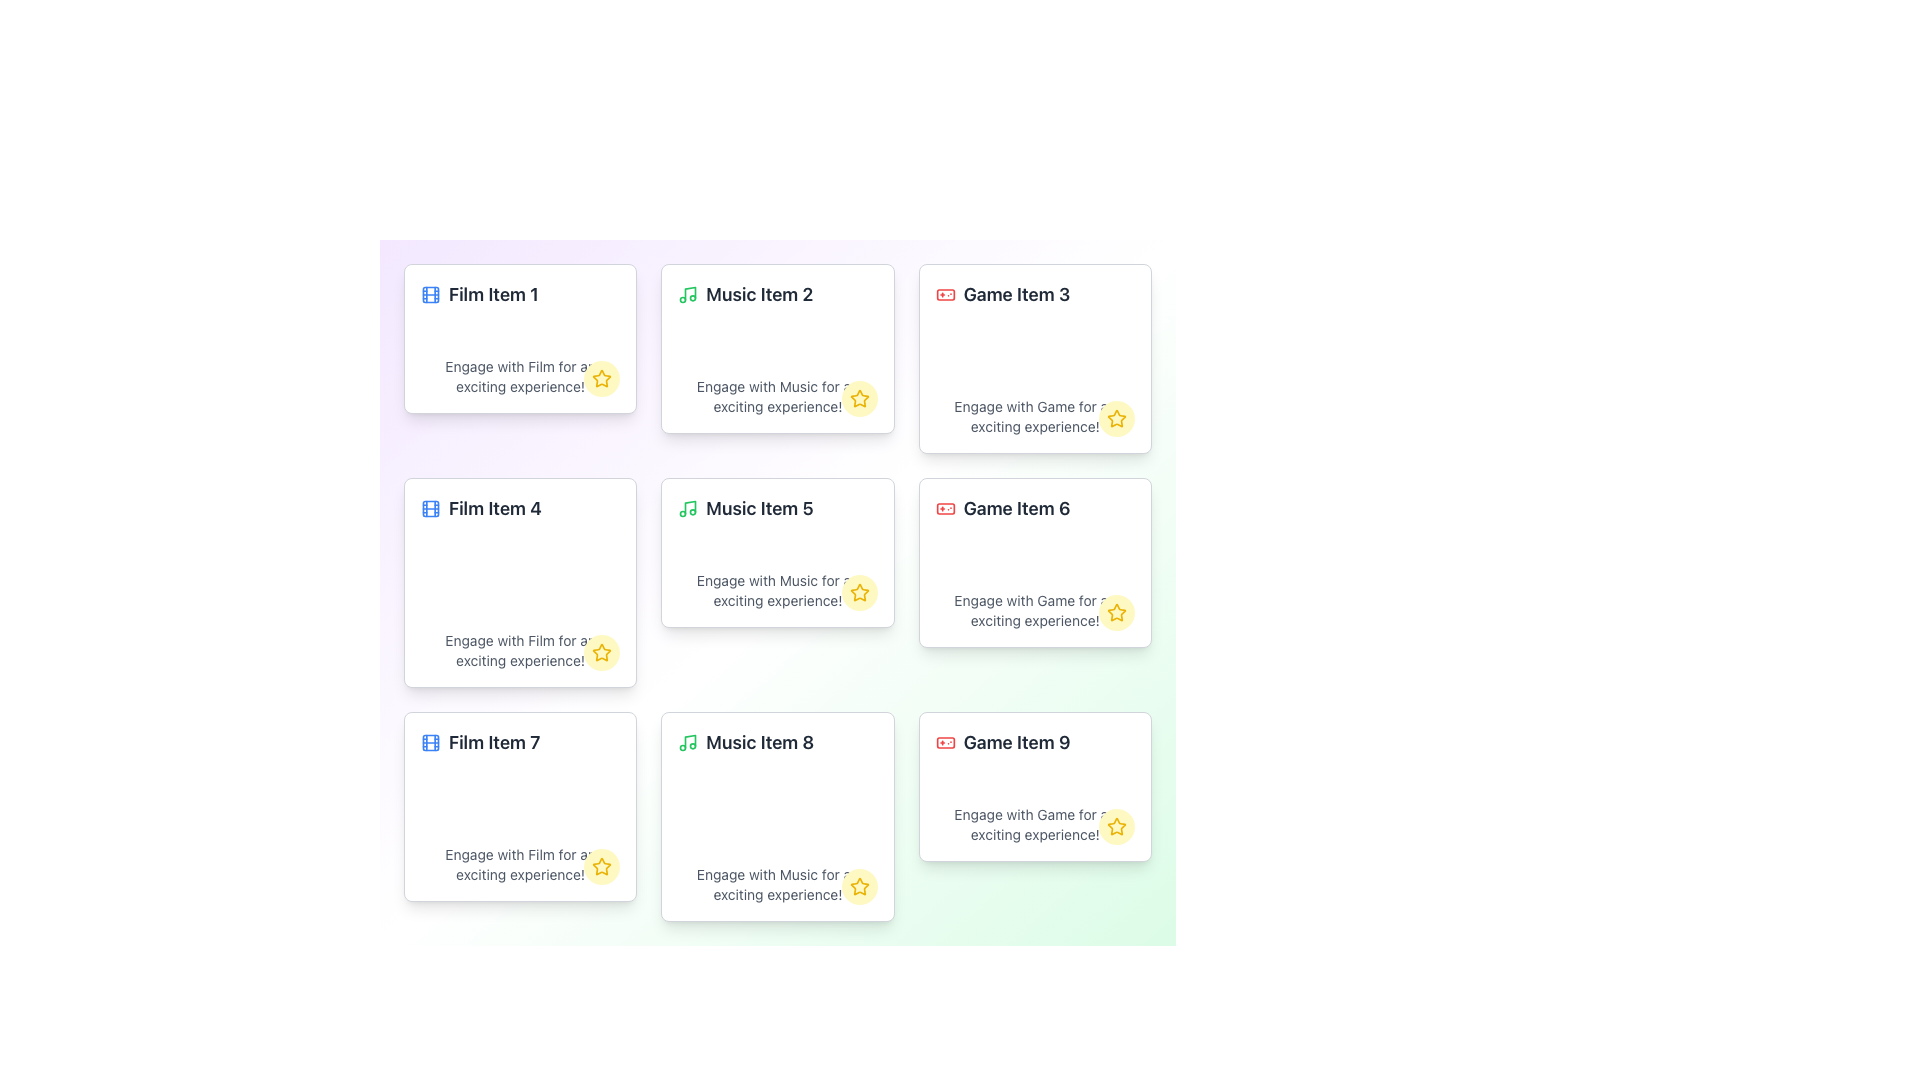 This screenshot has height=1080, width=1920. What do you see at coordinates (430, 294) in the screenshot?
I see `central rectangle element of the filmstrip icon located above the text 'Film Item 1' in the top-left card of the grid layout` at bounding box center [430, 294].